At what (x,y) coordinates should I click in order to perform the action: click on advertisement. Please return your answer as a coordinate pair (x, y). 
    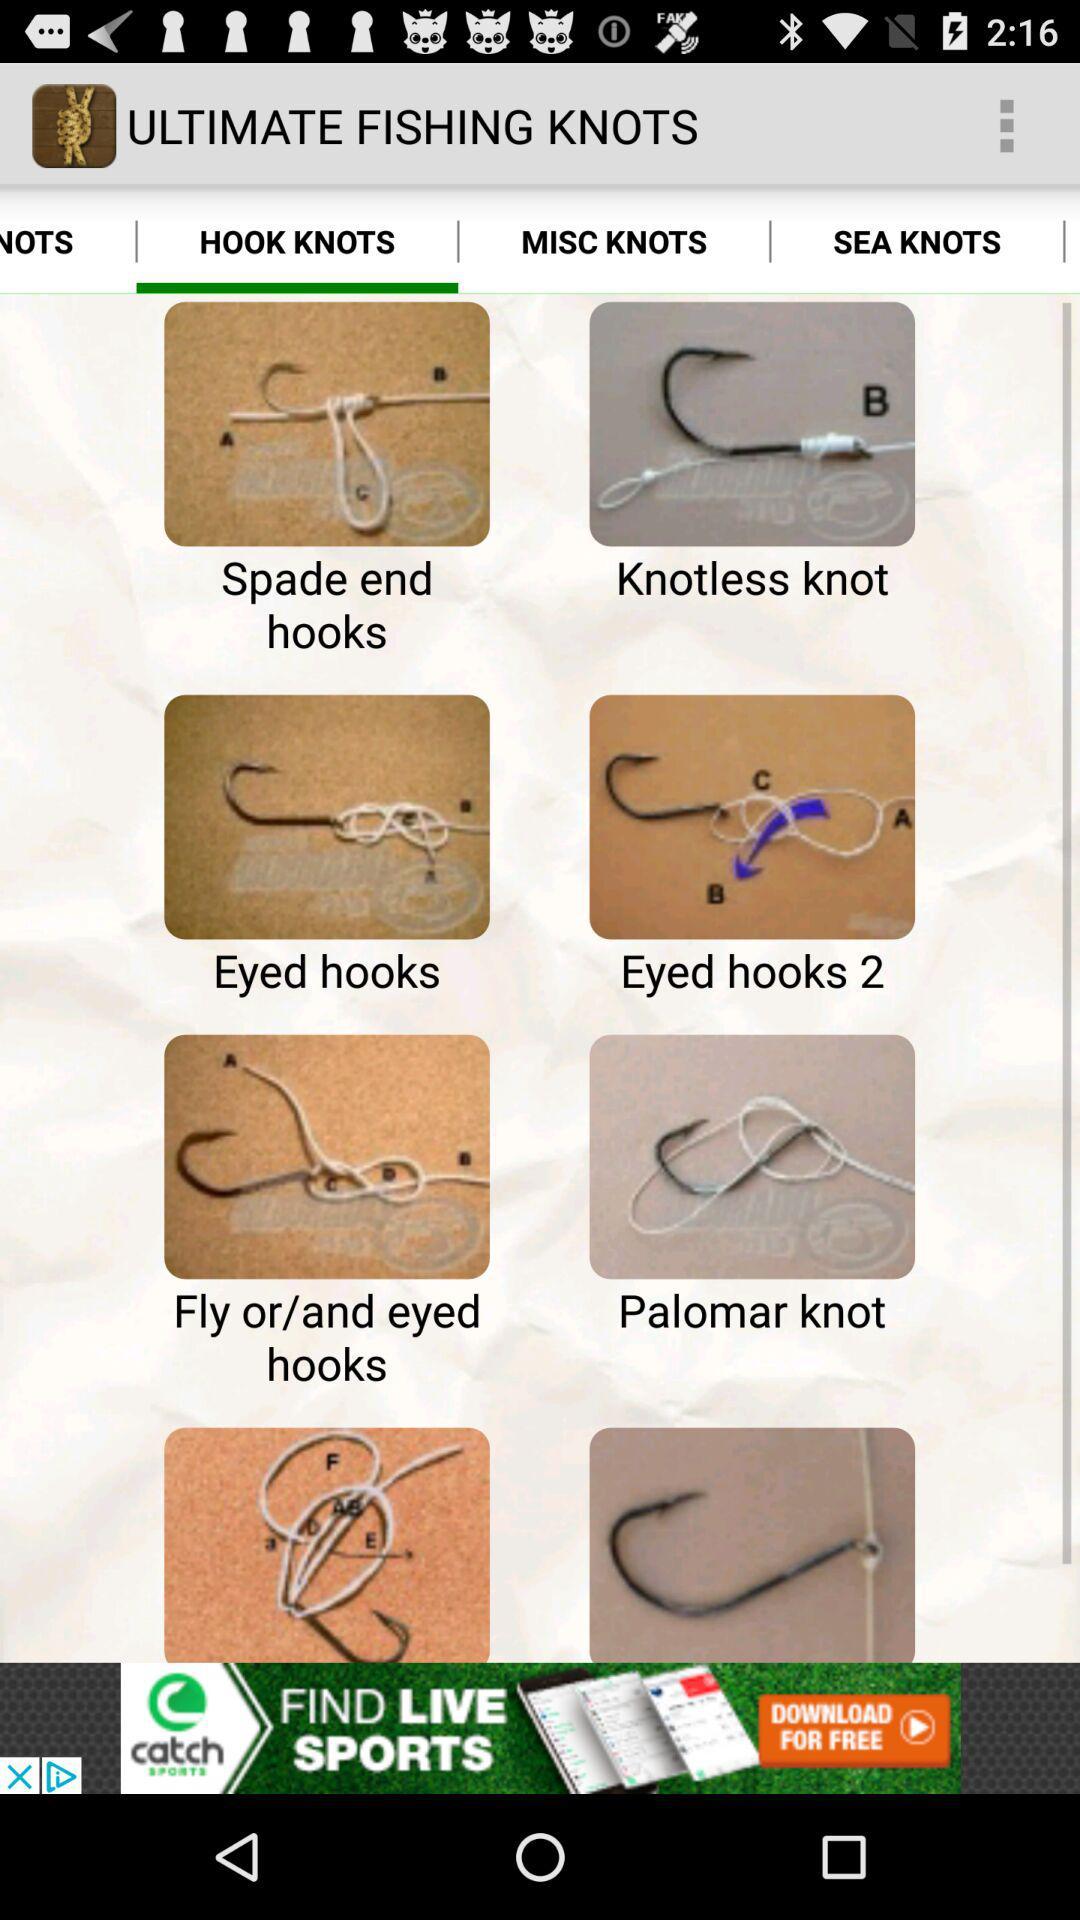
    Looking at the image, I should click on (540, 1727).